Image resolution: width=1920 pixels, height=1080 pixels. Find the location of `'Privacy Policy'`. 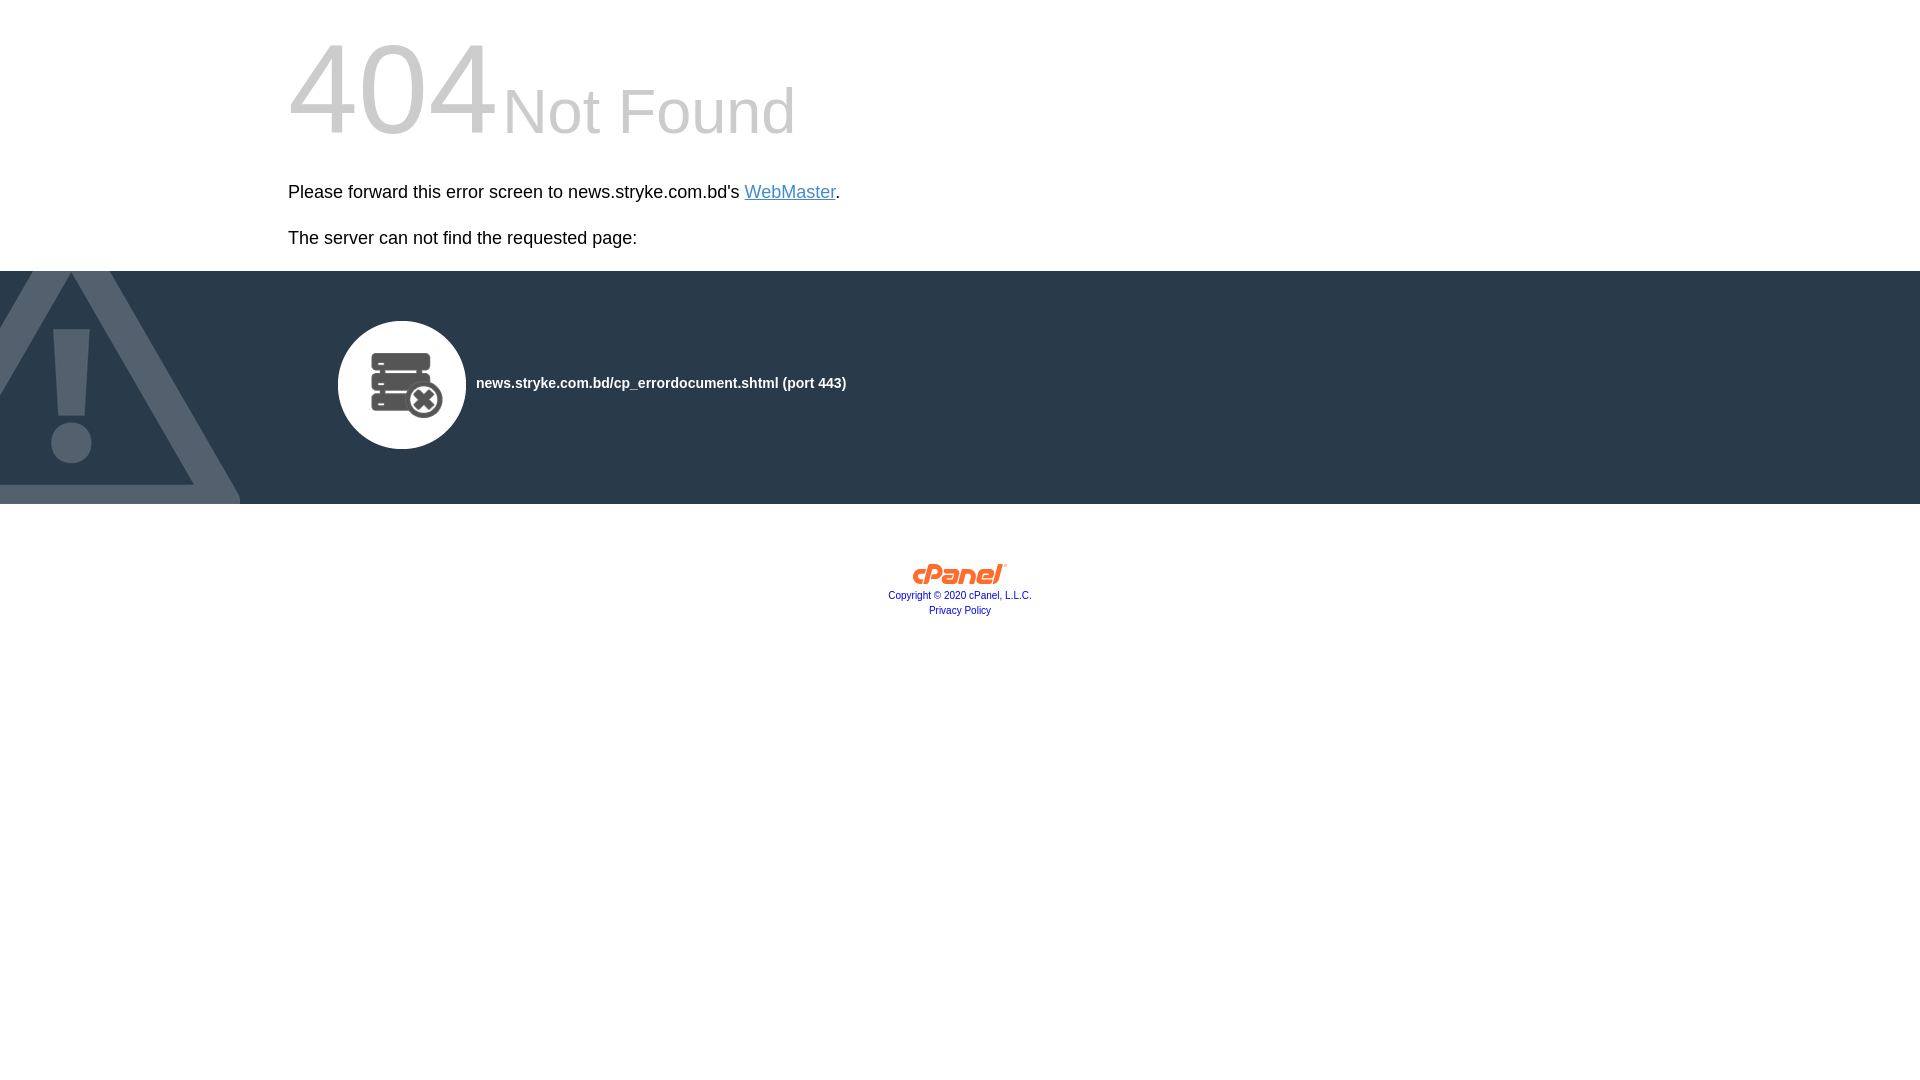

'Privacy Policy' is located at coordinates (960, 609).